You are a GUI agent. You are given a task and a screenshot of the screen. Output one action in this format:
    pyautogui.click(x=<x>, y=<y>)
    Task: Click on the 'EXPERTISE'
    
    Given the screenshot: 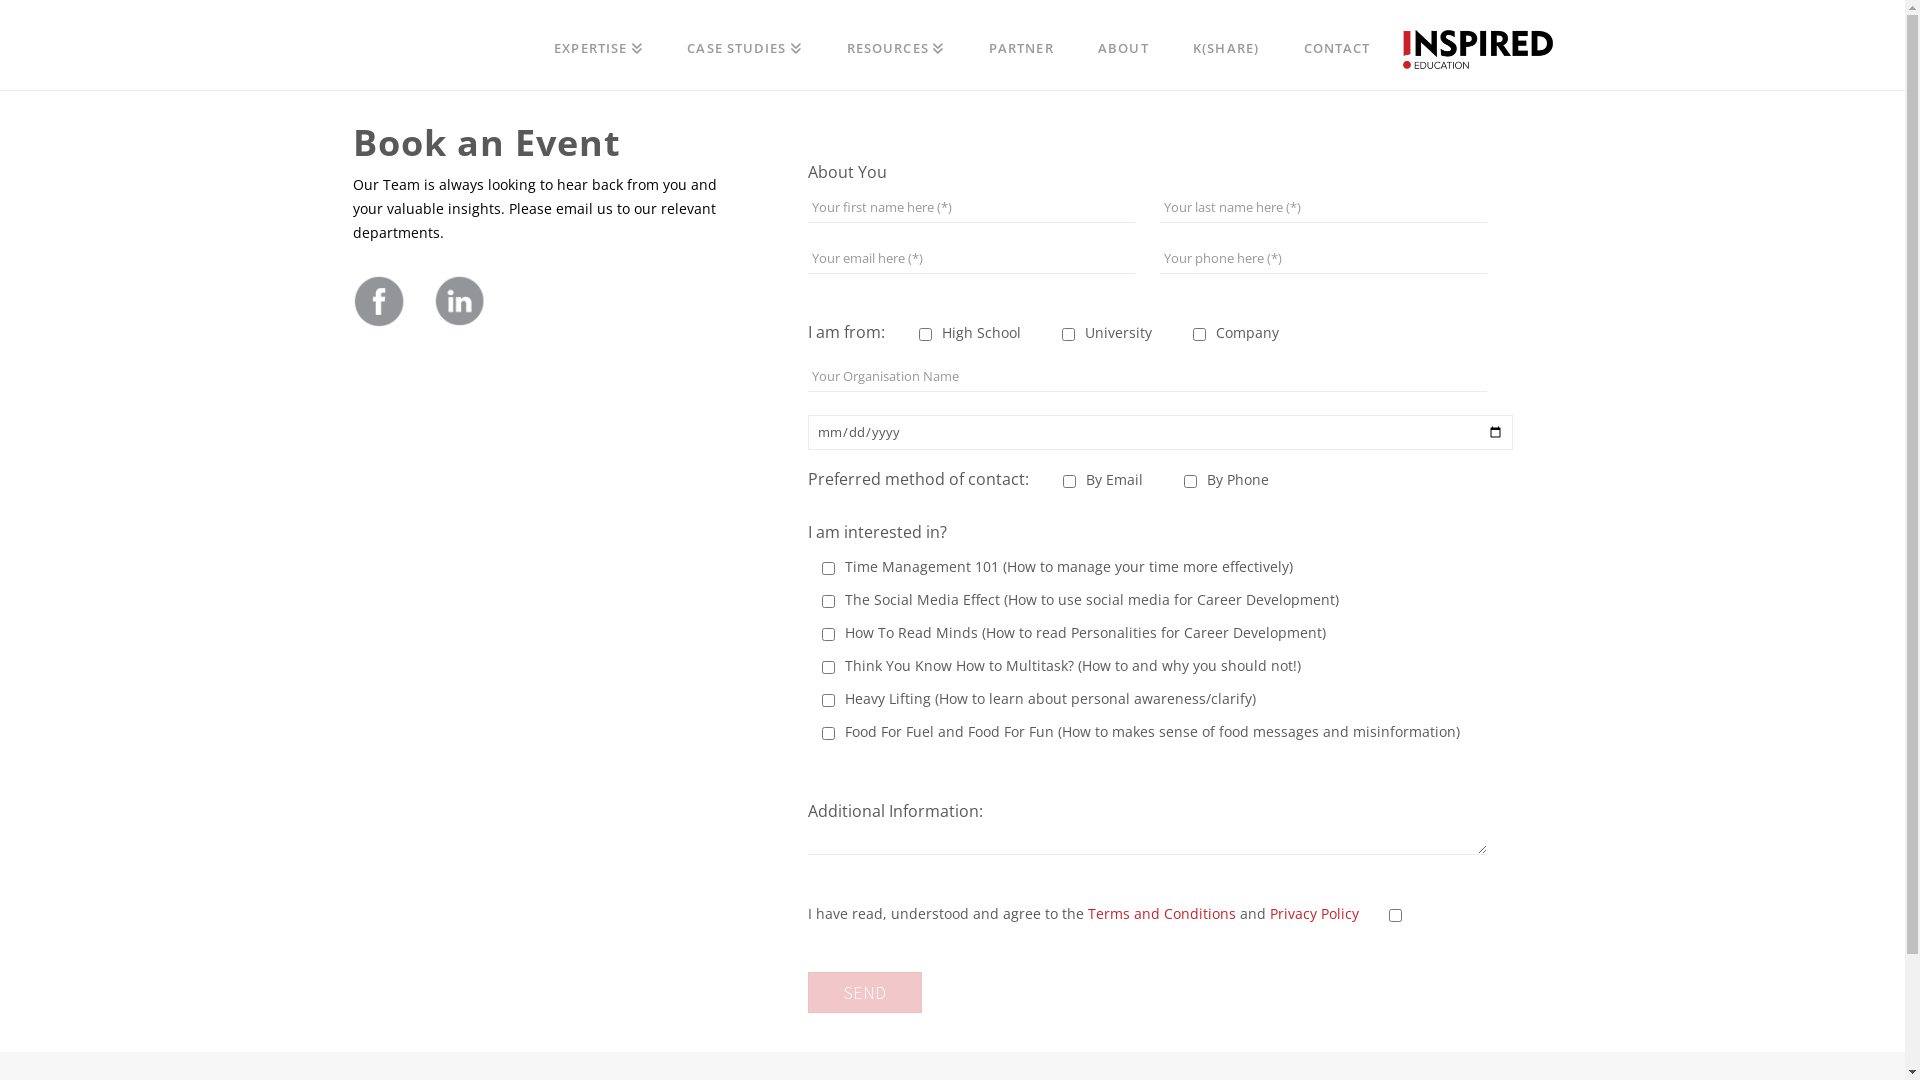 What is the action you would take?
    pyautogui.click(x=597, y=45)
    